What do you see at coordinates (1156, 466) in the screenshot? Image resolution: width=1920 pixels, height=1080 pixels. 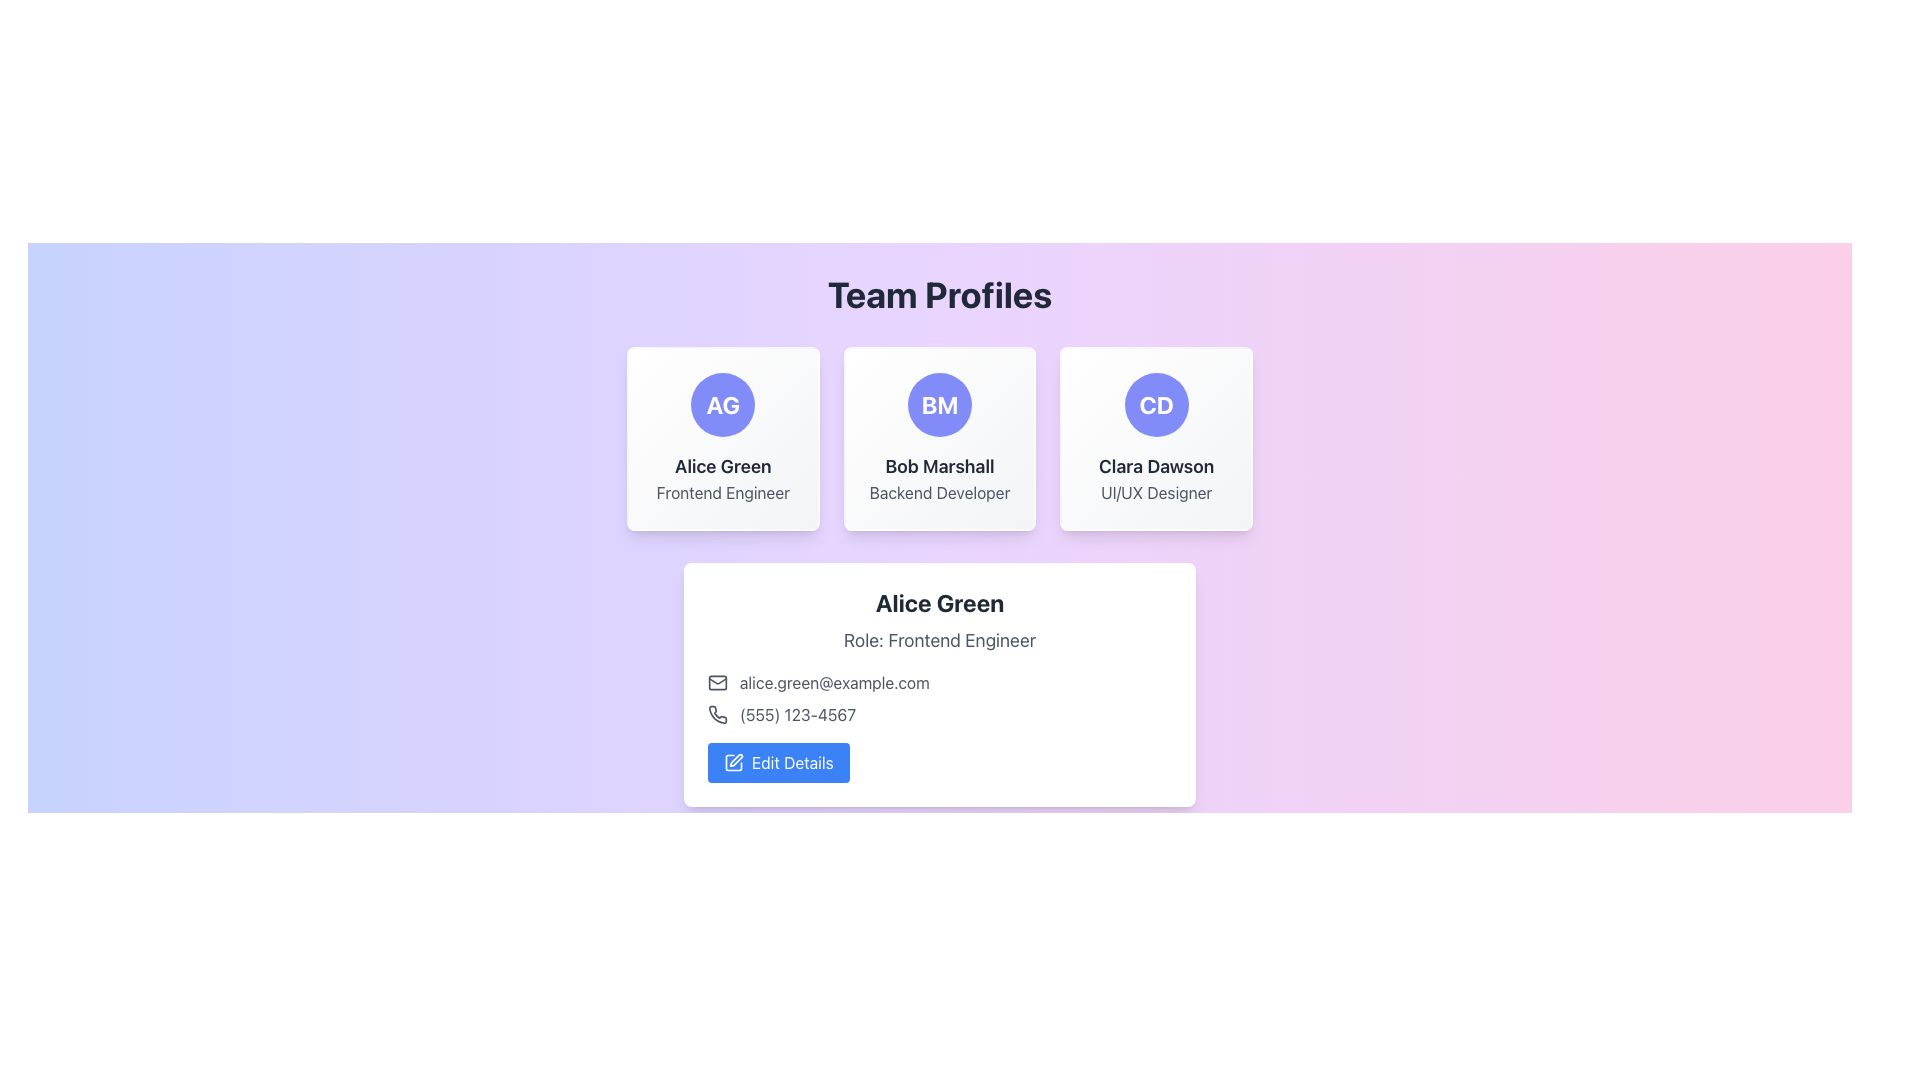 I see `the text label displaying 'Clara Dawson', which is positioned below the avatar with initials 'CD' and above the role description 'UI/UX Designer' within the card-like structure` at bounding box center [1156, 466].